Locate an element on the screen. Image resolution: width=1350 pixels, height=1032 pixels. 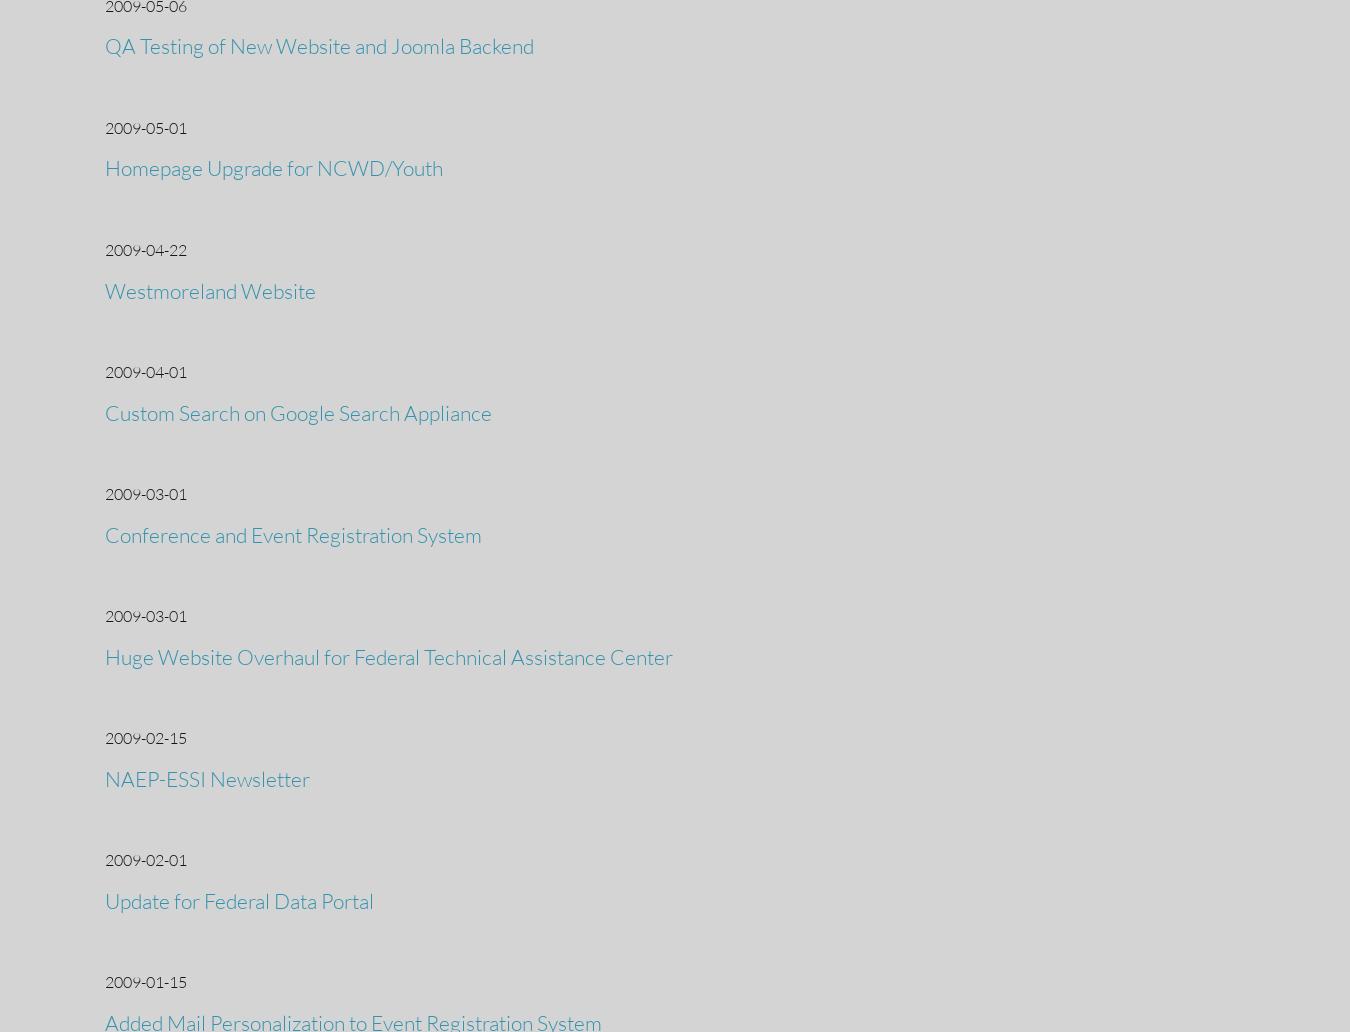
'Westmoreland Website' is located at coordinates (210, 289).